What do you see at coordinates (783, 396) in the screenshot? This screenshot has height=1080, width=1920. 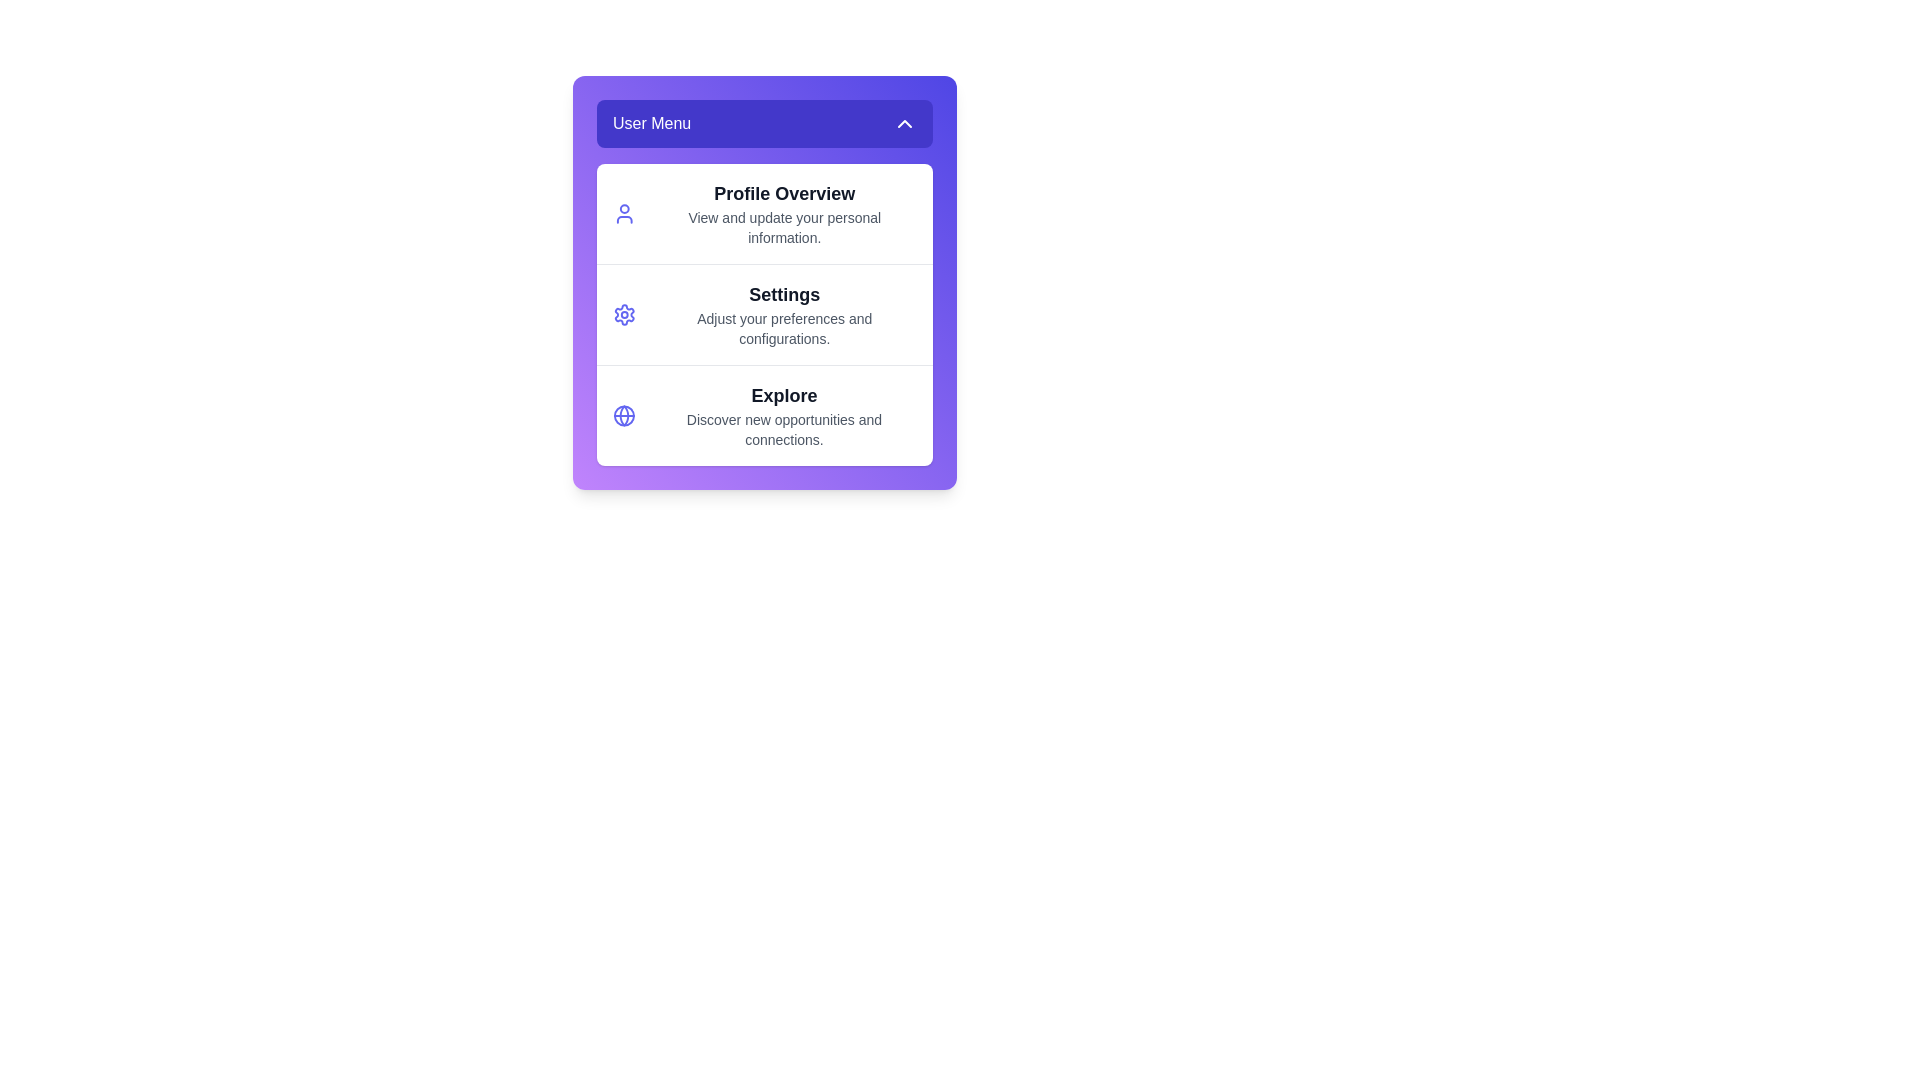 I see `the Text Label that serves as a heading for a menu item, positioned in the middle section of a purple-framed user menu, located below the 'Settings' label and above the descriptive text` at bounding box center [783, 396].